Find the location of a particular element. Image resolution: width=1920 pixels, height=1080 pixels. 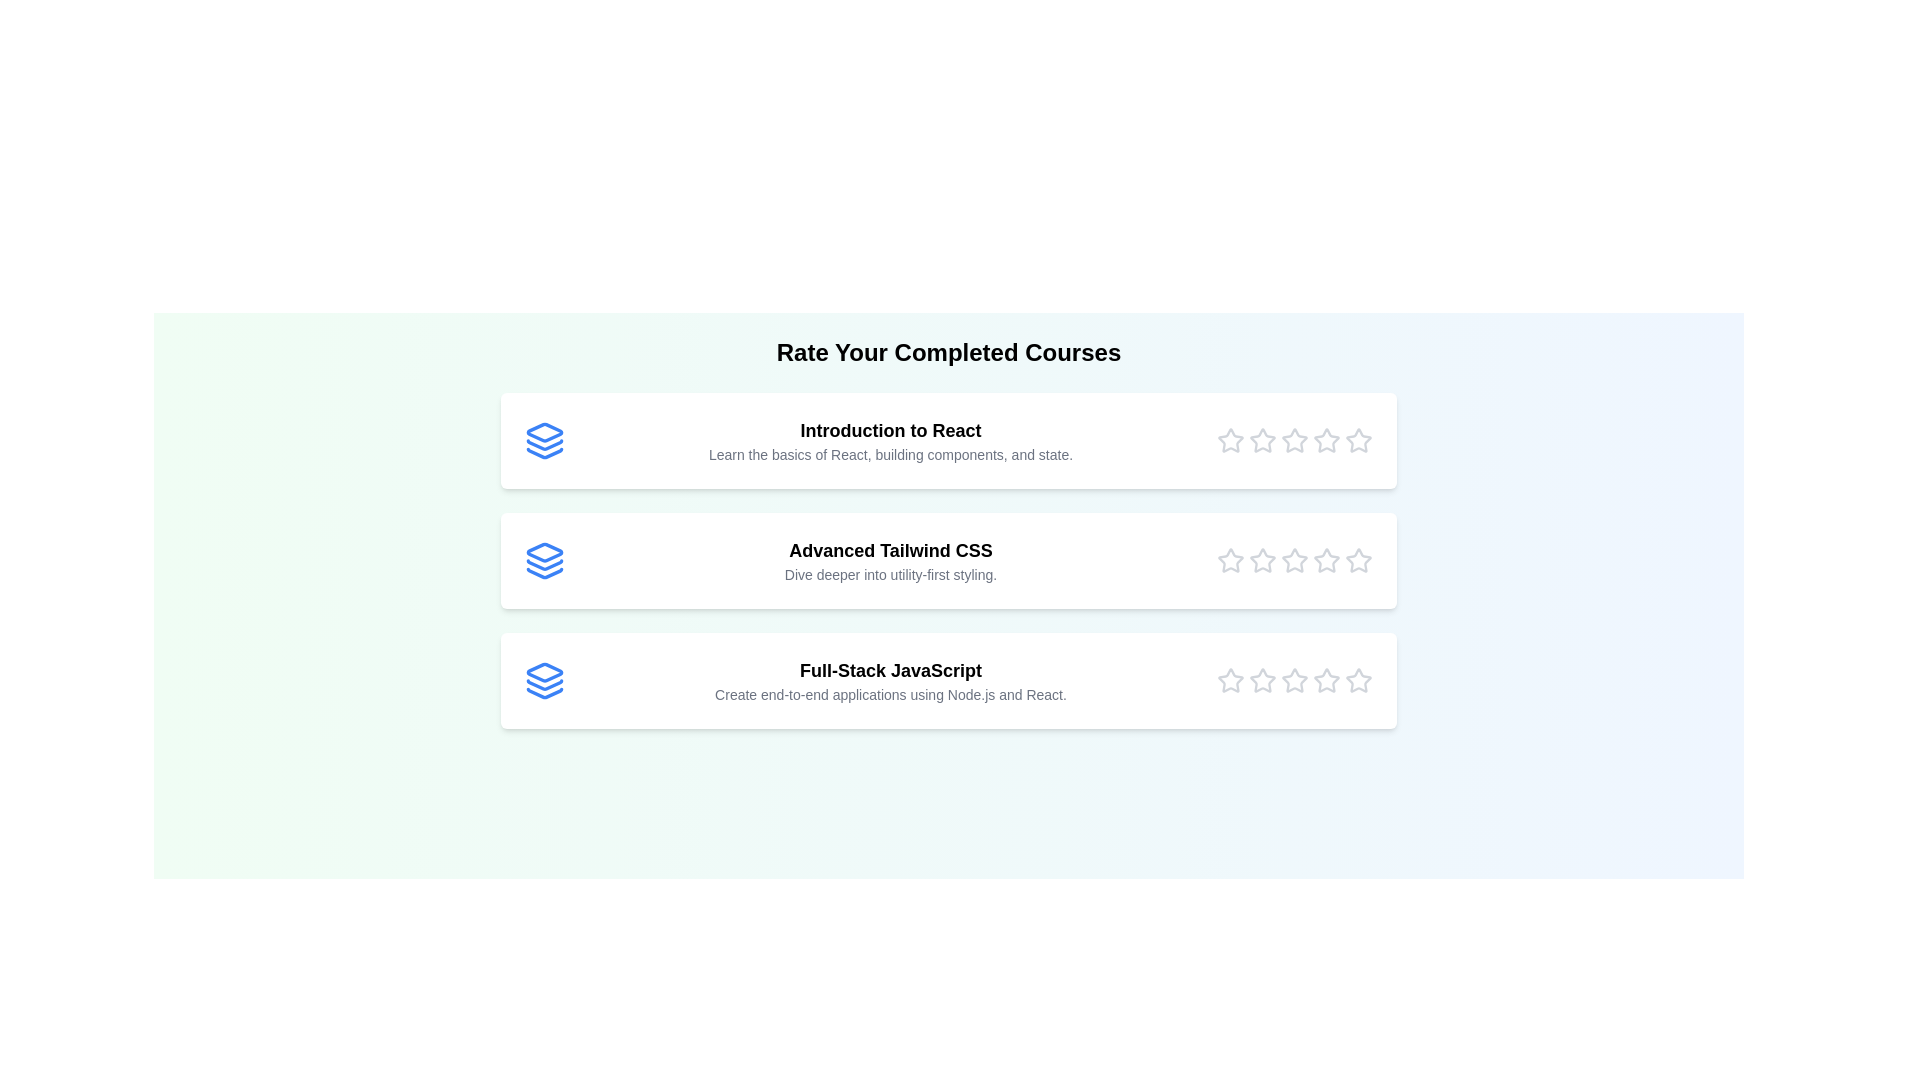

the course title to view its details. The parameter Full-Stack JavaScript specifies which course to select is located at coordinates (948, 680).